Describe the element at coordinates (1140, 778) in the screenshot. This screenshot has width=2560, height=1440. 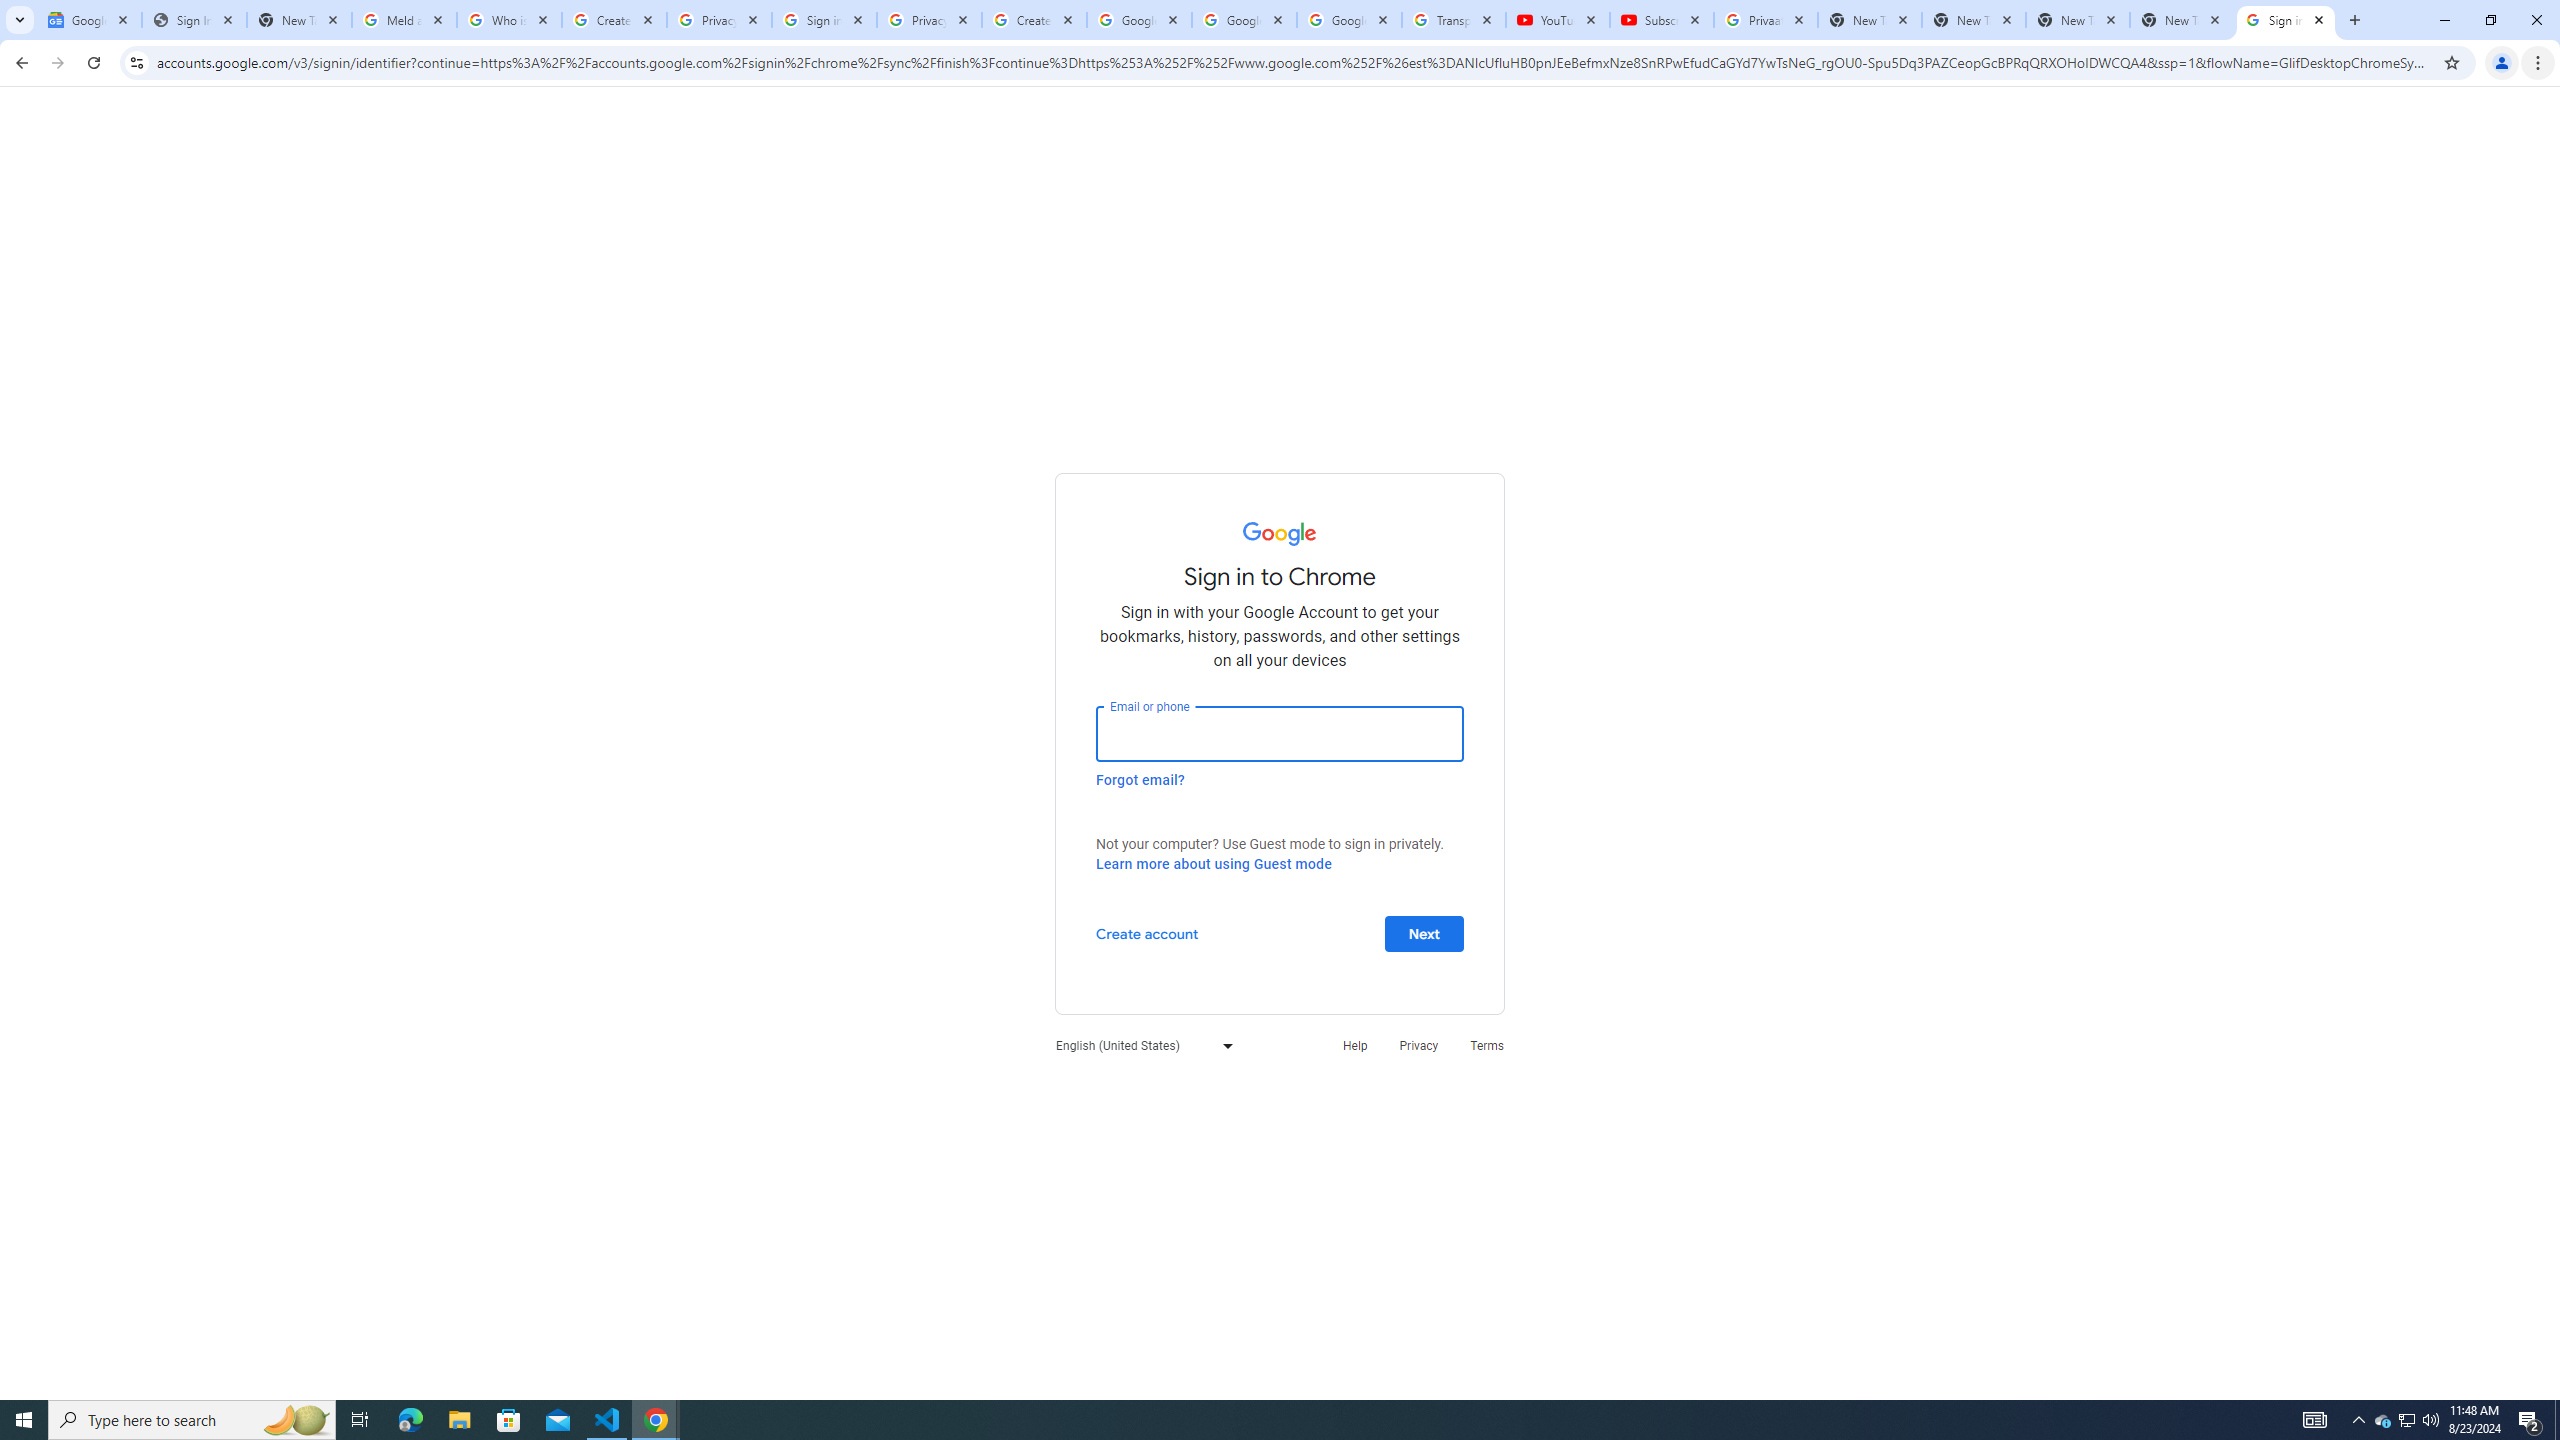
I see `'Forgot email?'` at that location.